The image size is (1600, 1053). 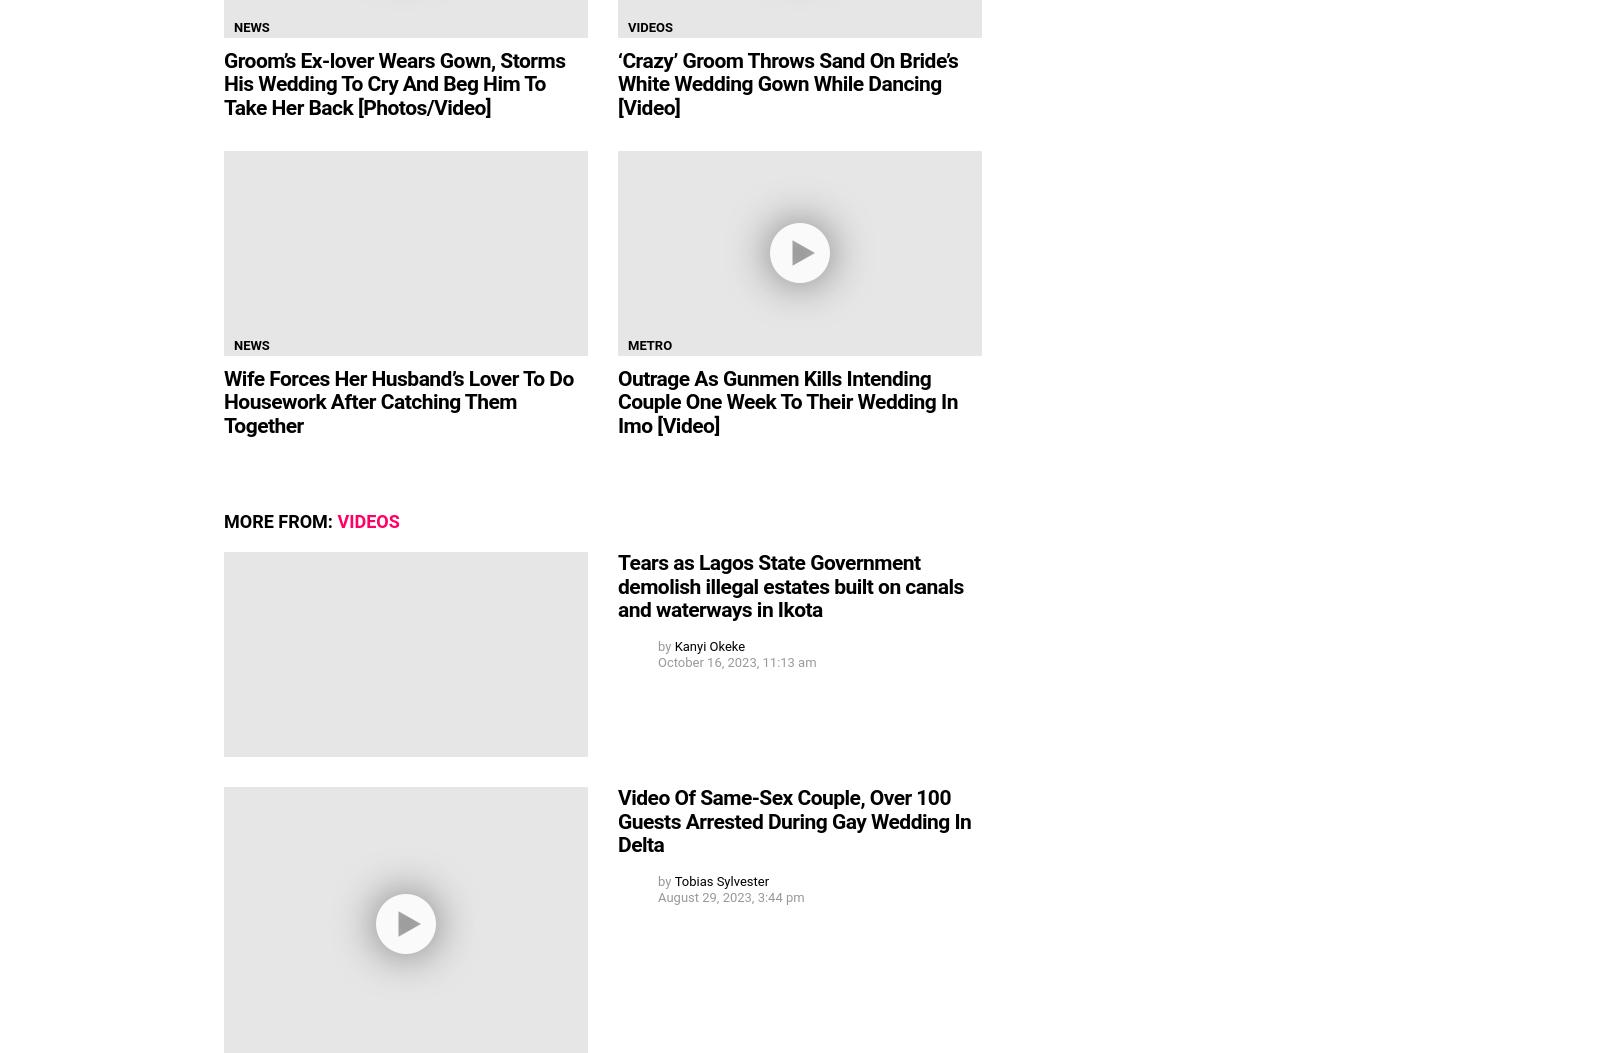 What do you see at coordinates (224, 83) in the screenshot?
I see `'Groom’s Ex-lover Wears Gown, Storms His Wedding To Cry And Beg Him To Take Her Back [Photos/Video]'` at bounding box center [224, 83].